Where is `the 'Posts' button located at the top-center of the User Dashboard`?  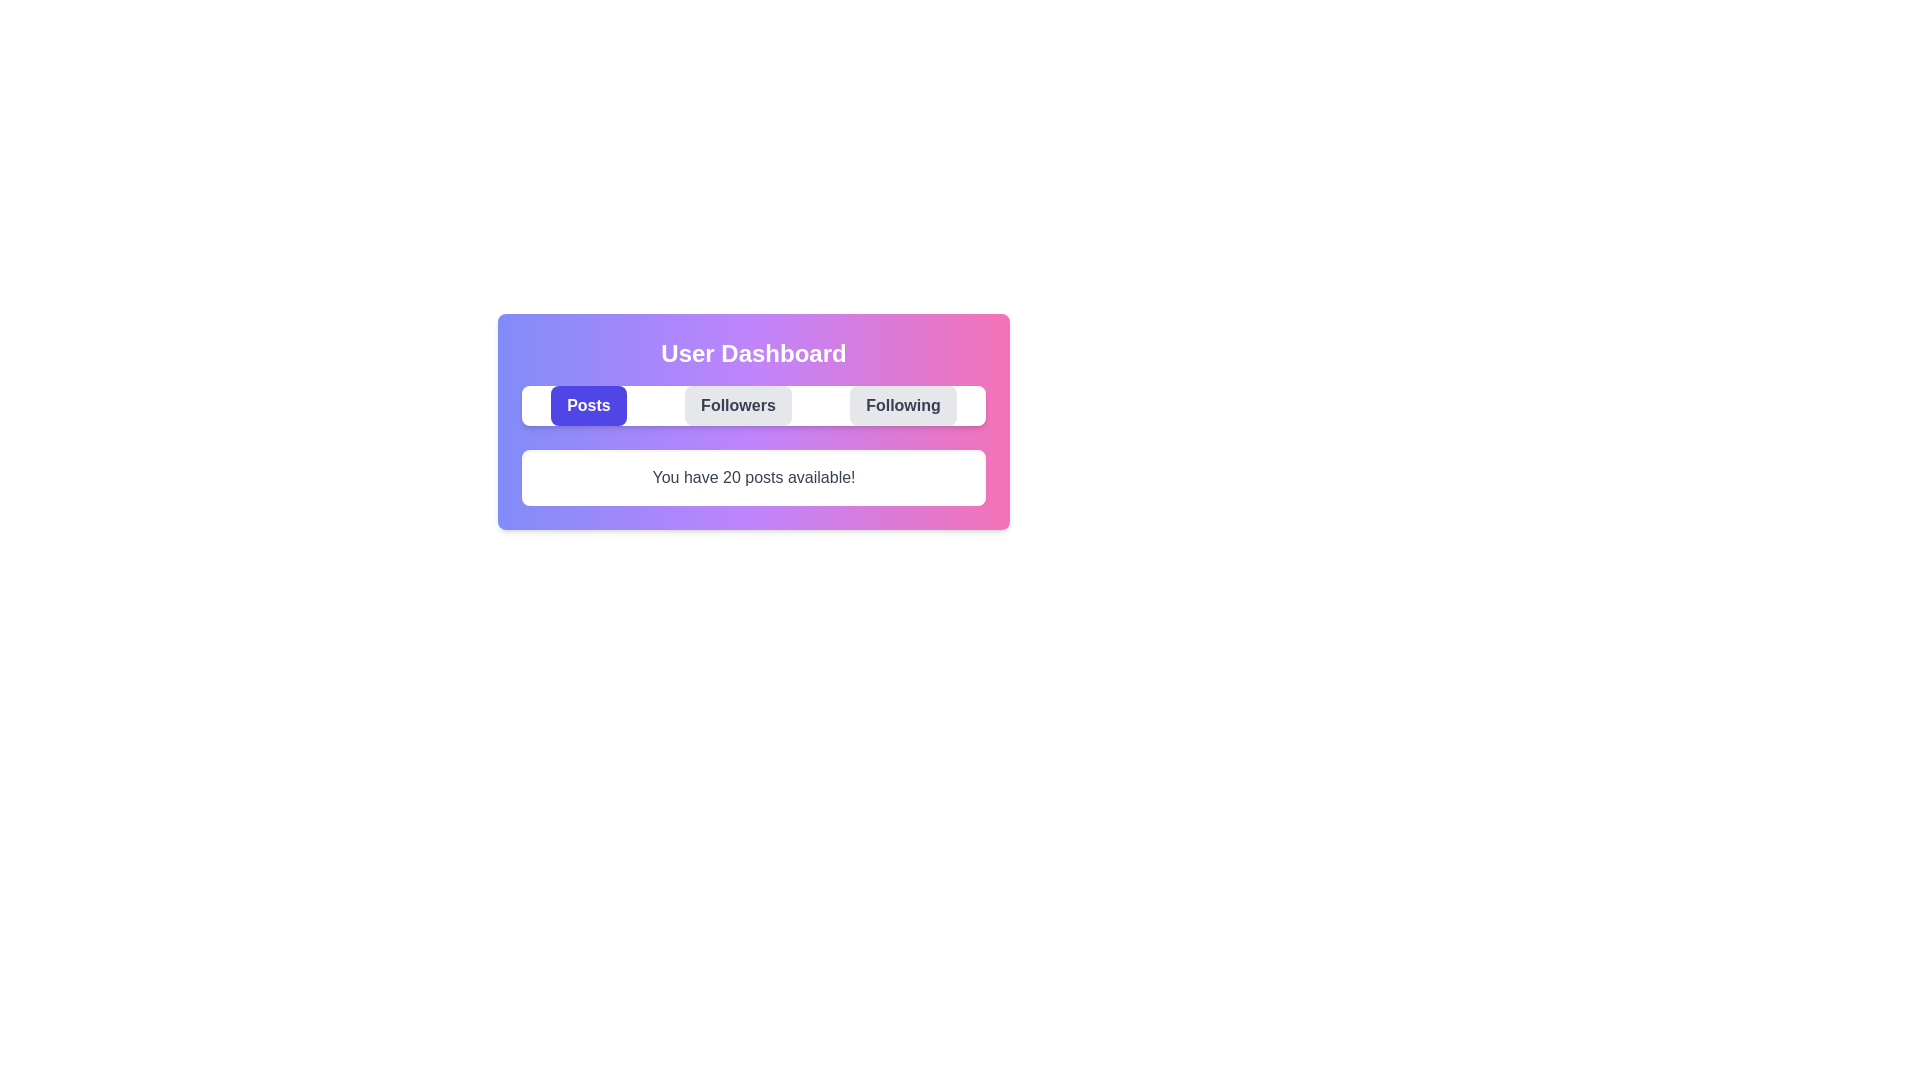 the 'Posts' button located at the top-center of the User Dashboard is located at coordinates (588, 405).